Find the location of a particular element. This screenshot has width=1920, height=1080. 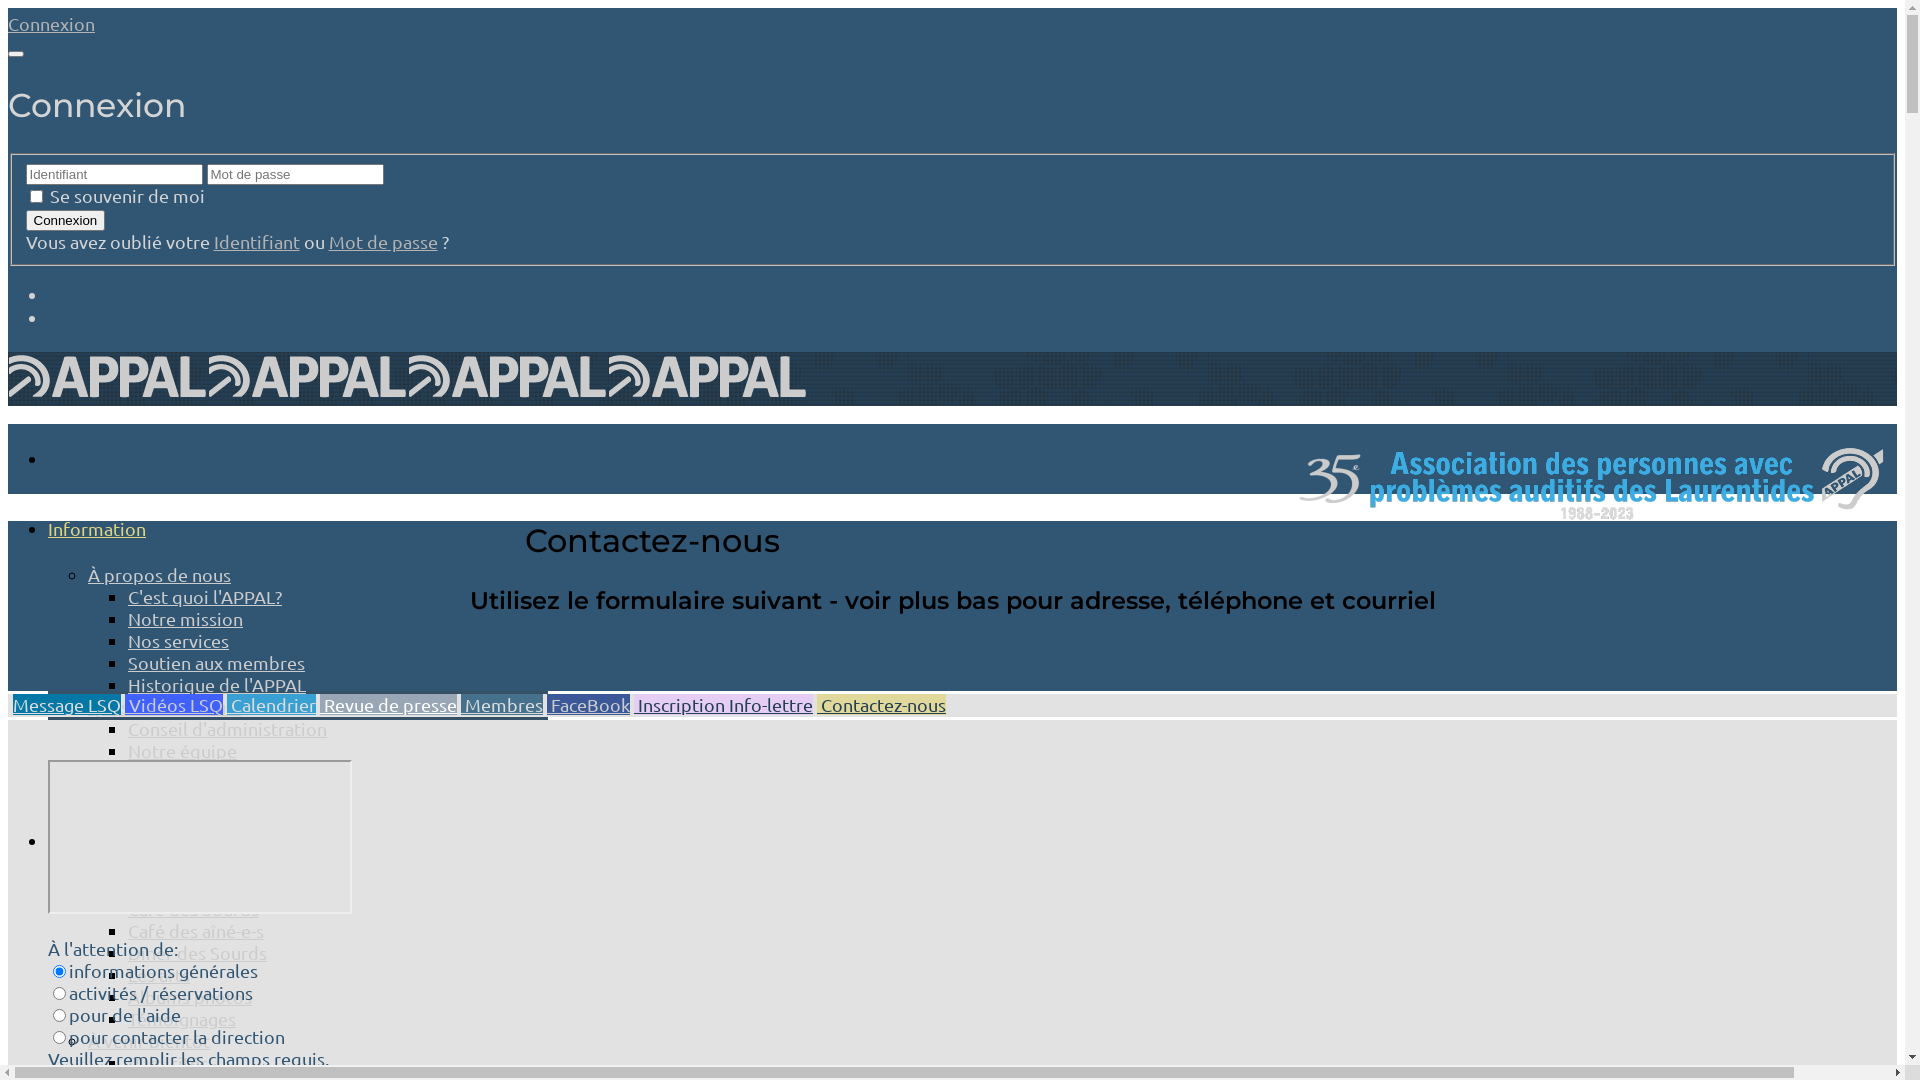

'Contactez-nous' is located at coordinates (880, 703).